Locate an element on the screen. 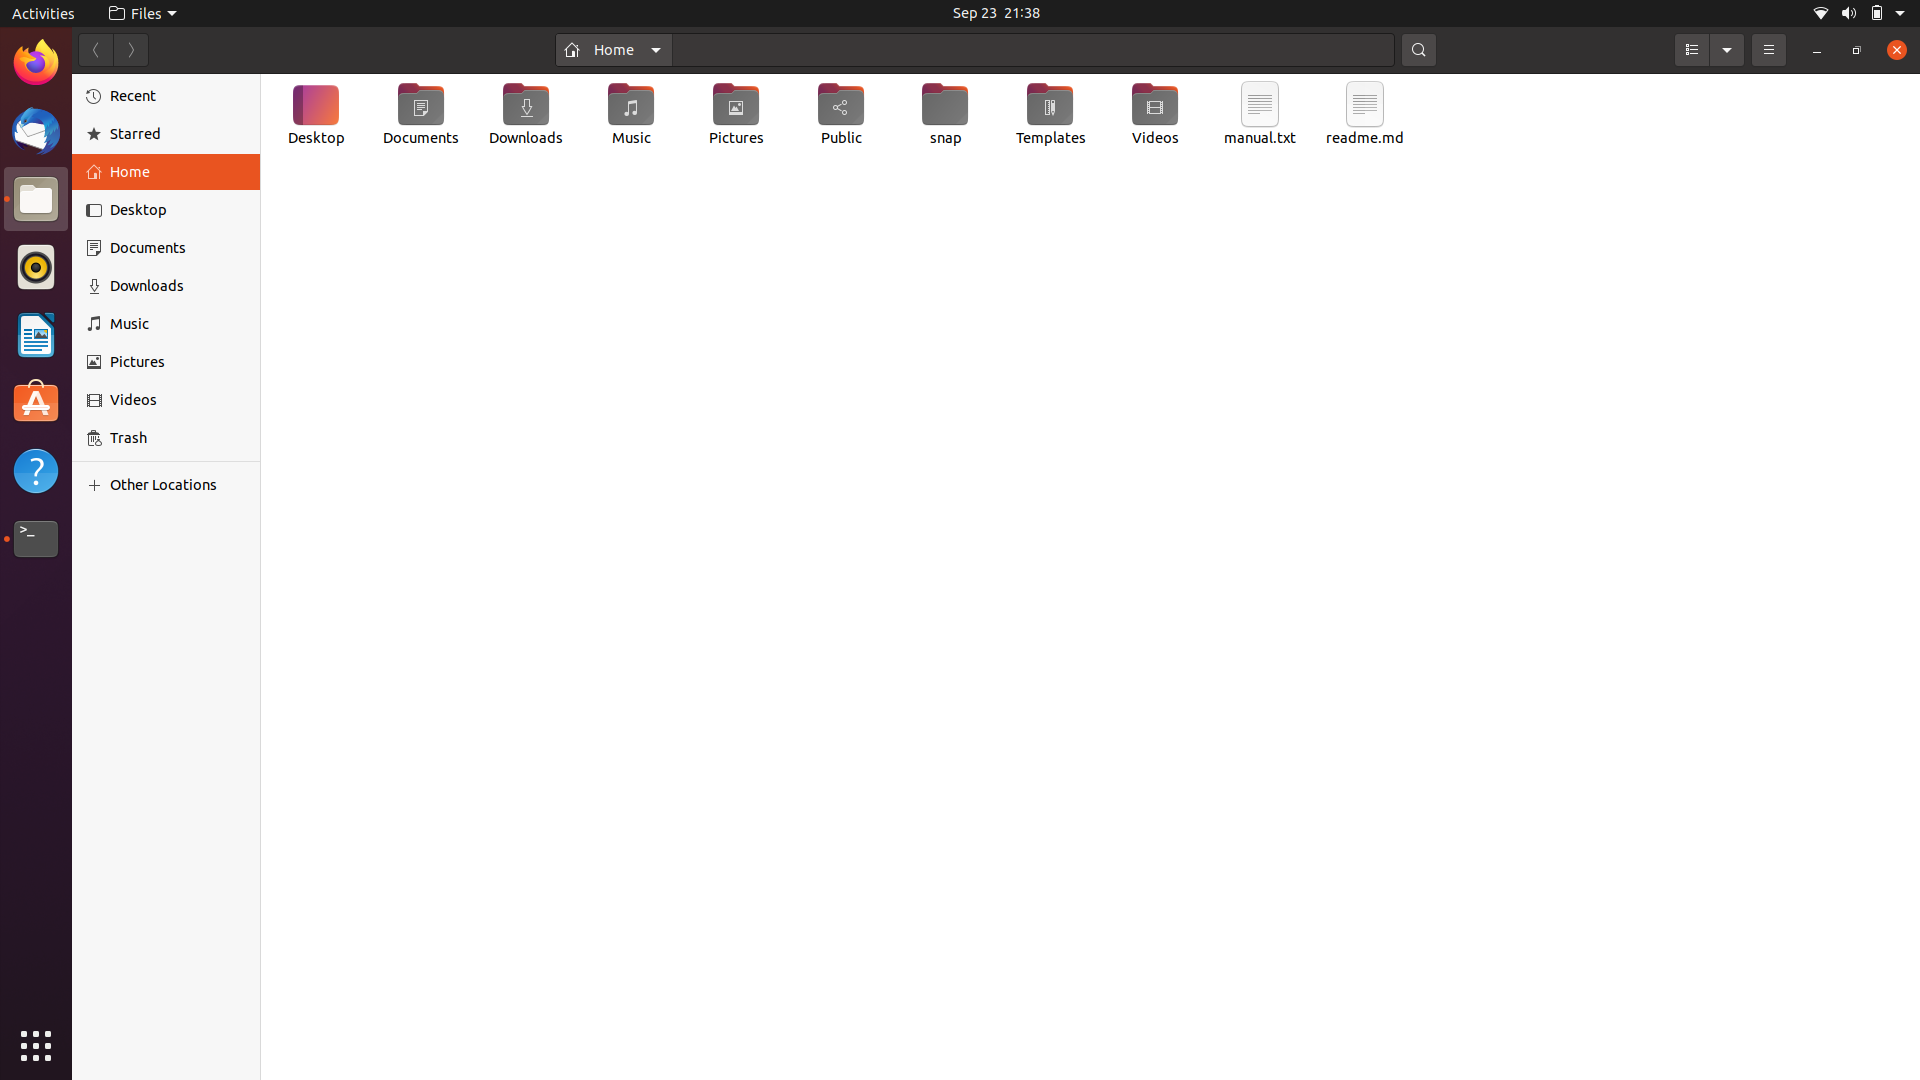  Change the name of the "Music" directory to "My Music" is located at coordinates (629, 118).